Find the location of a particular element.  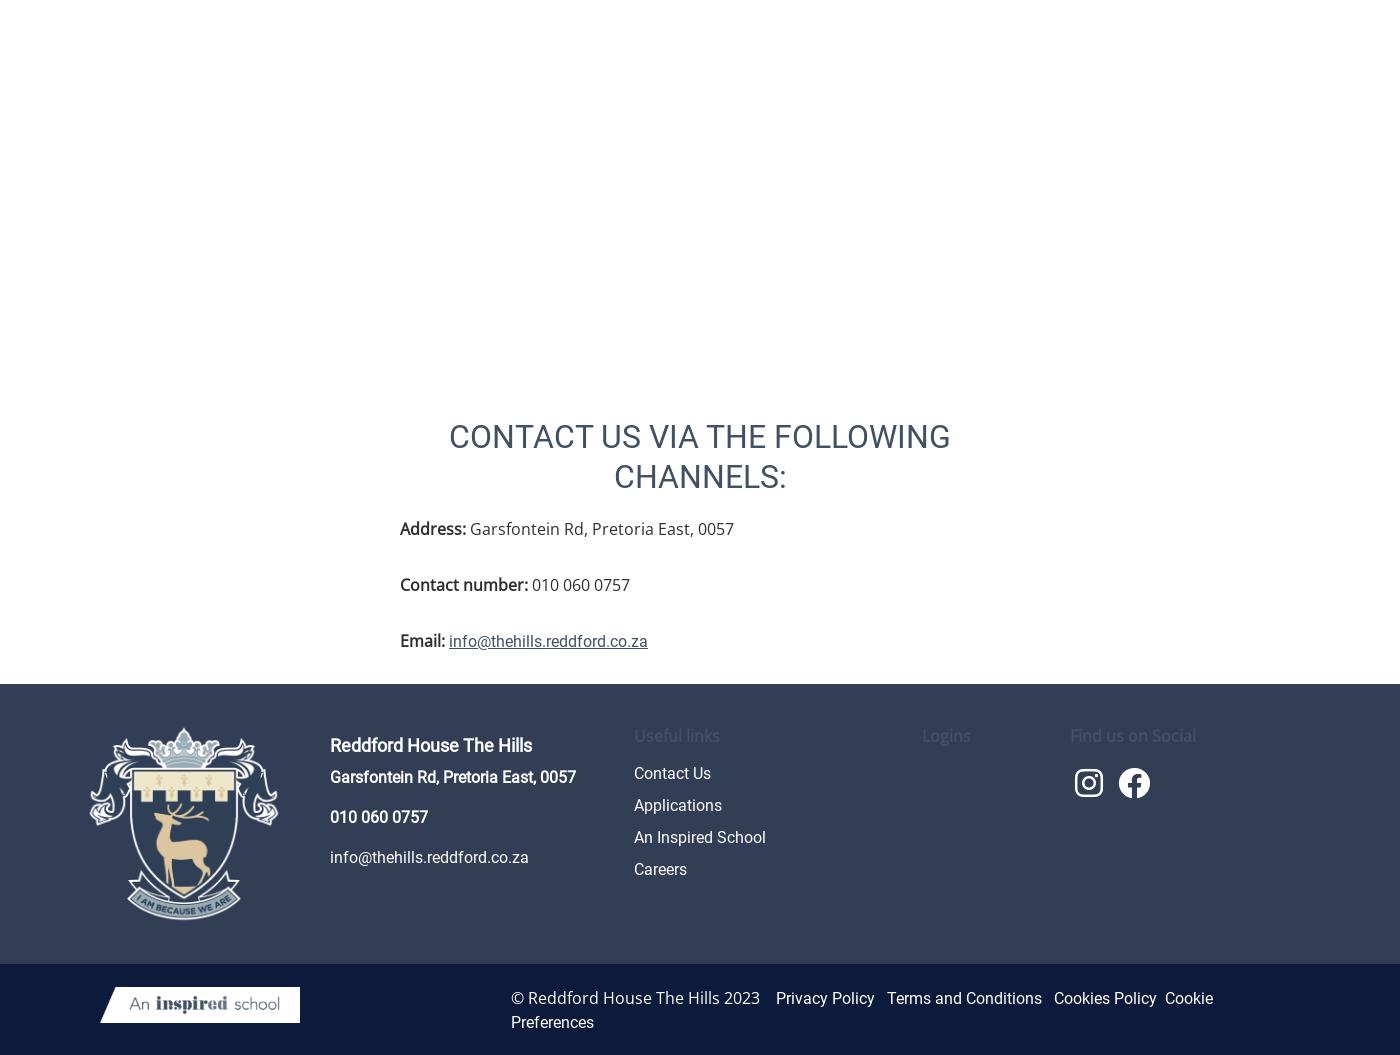

'Email:' is located at coordinates (398, 639).